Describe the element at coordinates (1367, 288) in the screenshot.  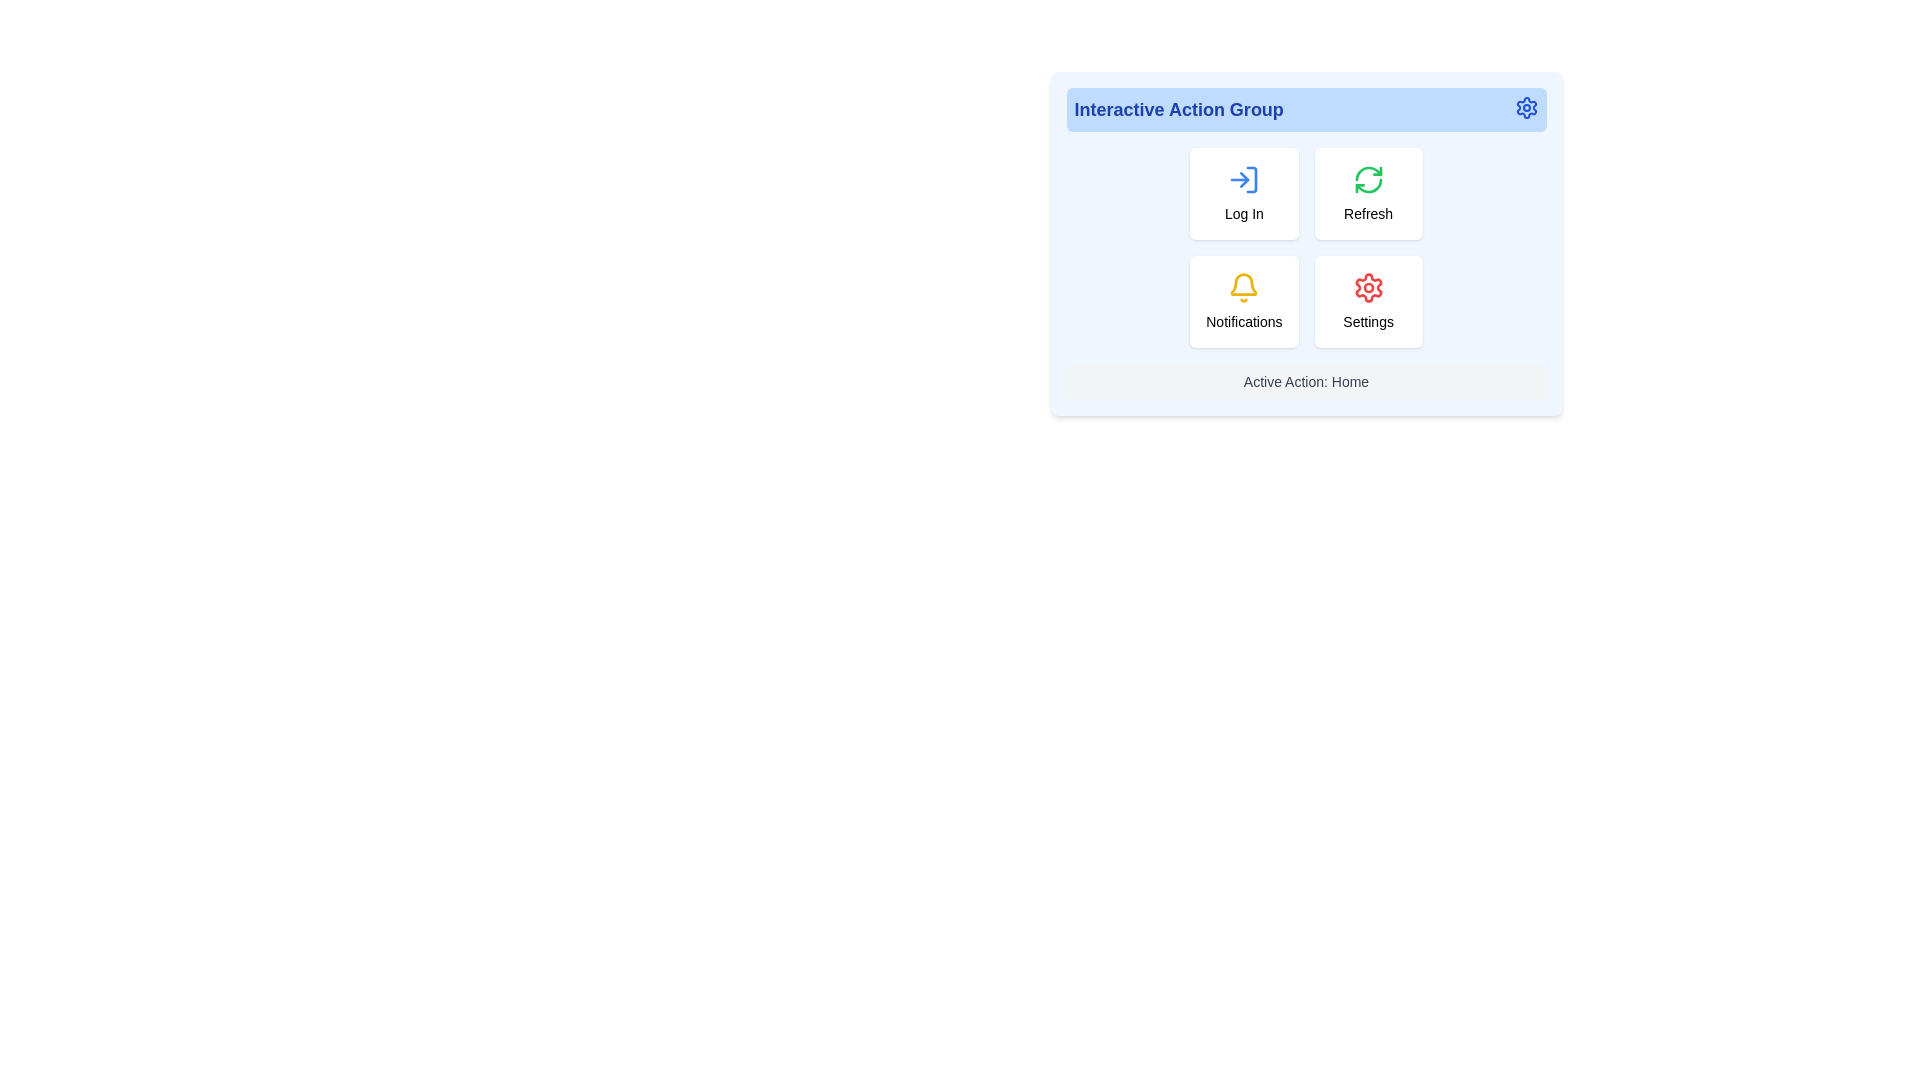
I see `the red-colored cogwheel icon located above the 'Settings' label within the 'Settings' button in the 'Interactive Action Group'` at that location.